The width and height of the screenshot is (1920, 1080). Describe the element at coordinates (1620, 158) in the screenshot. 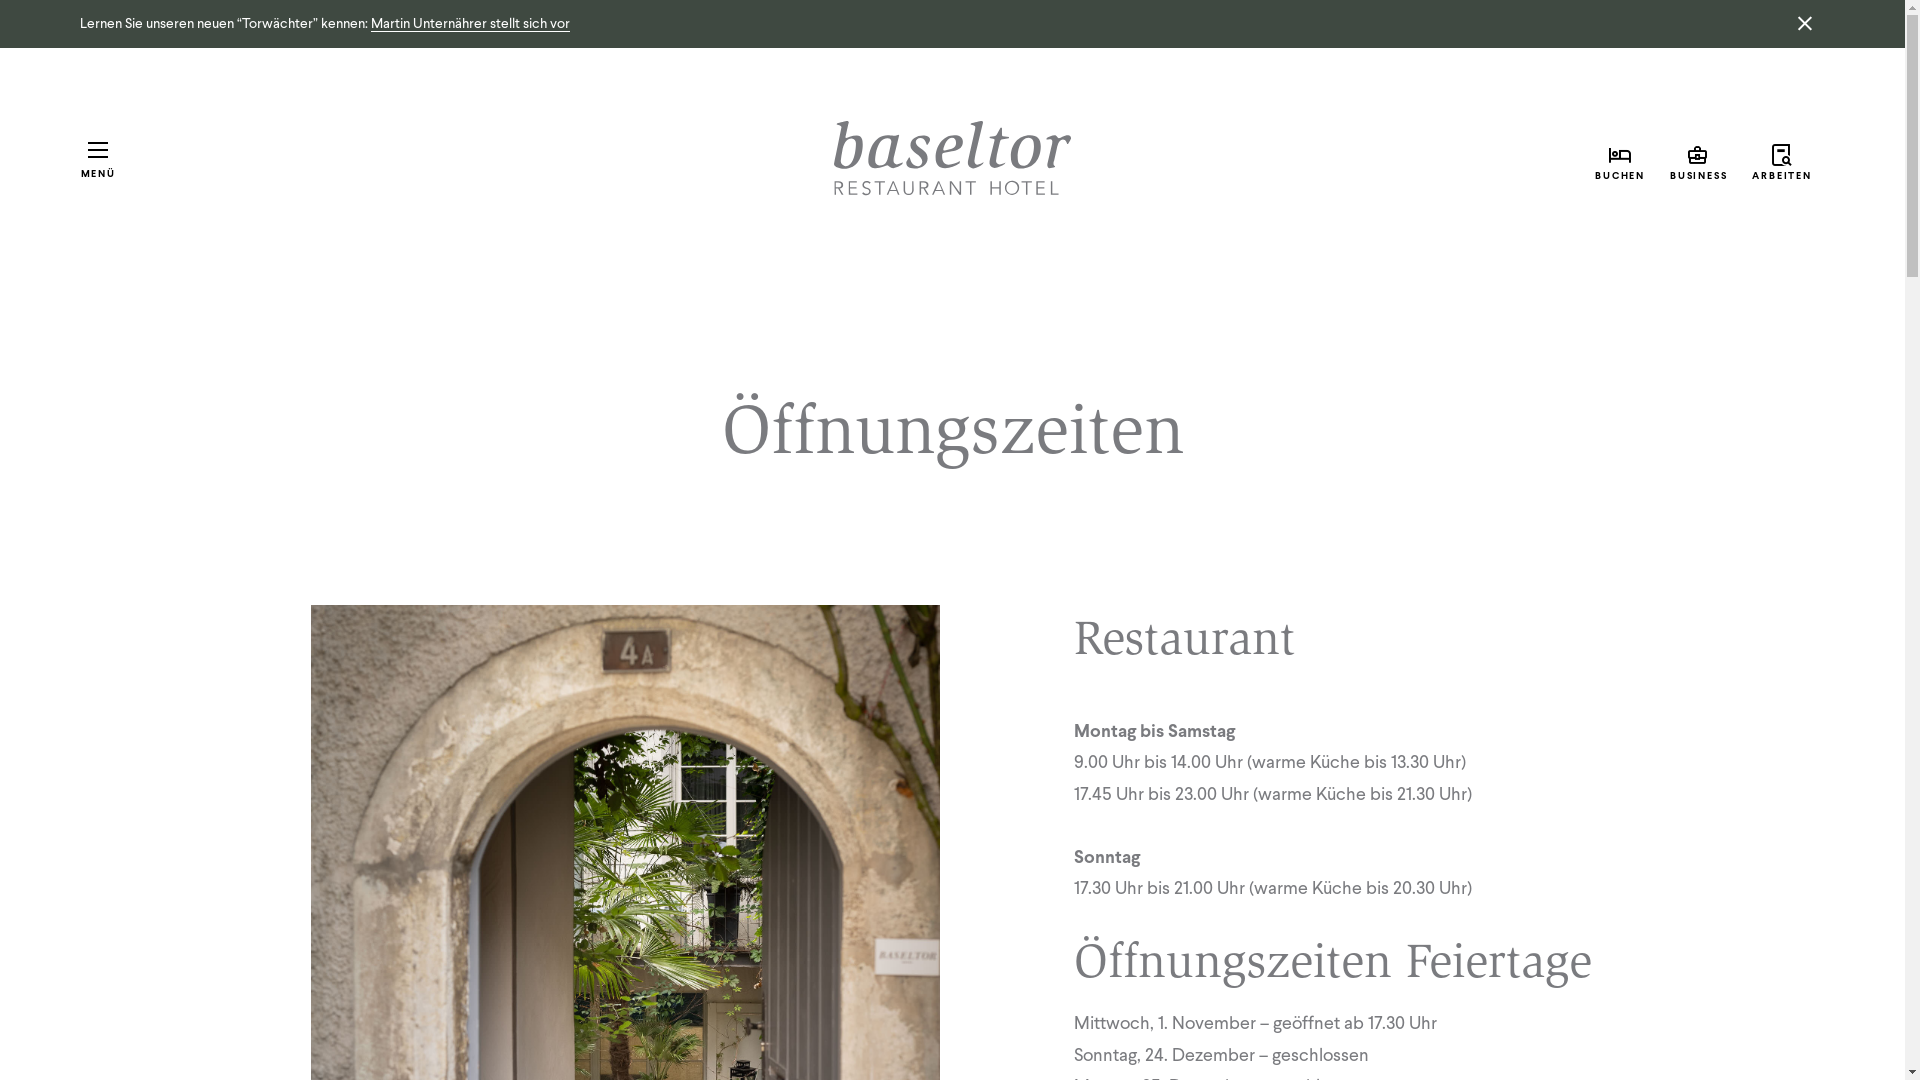

I see `'BUCHEN'` at that location.